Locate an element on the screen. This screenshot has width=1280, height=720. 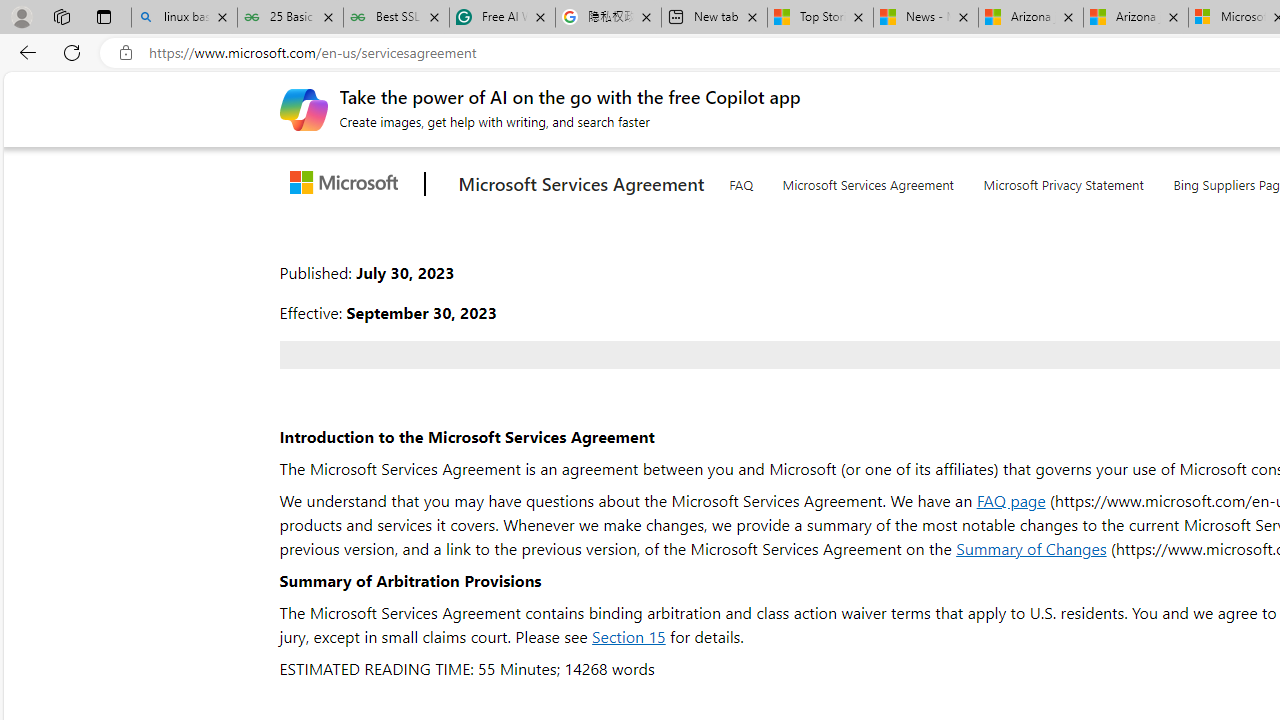
'FAQ' is located at coordinates (739, 181).